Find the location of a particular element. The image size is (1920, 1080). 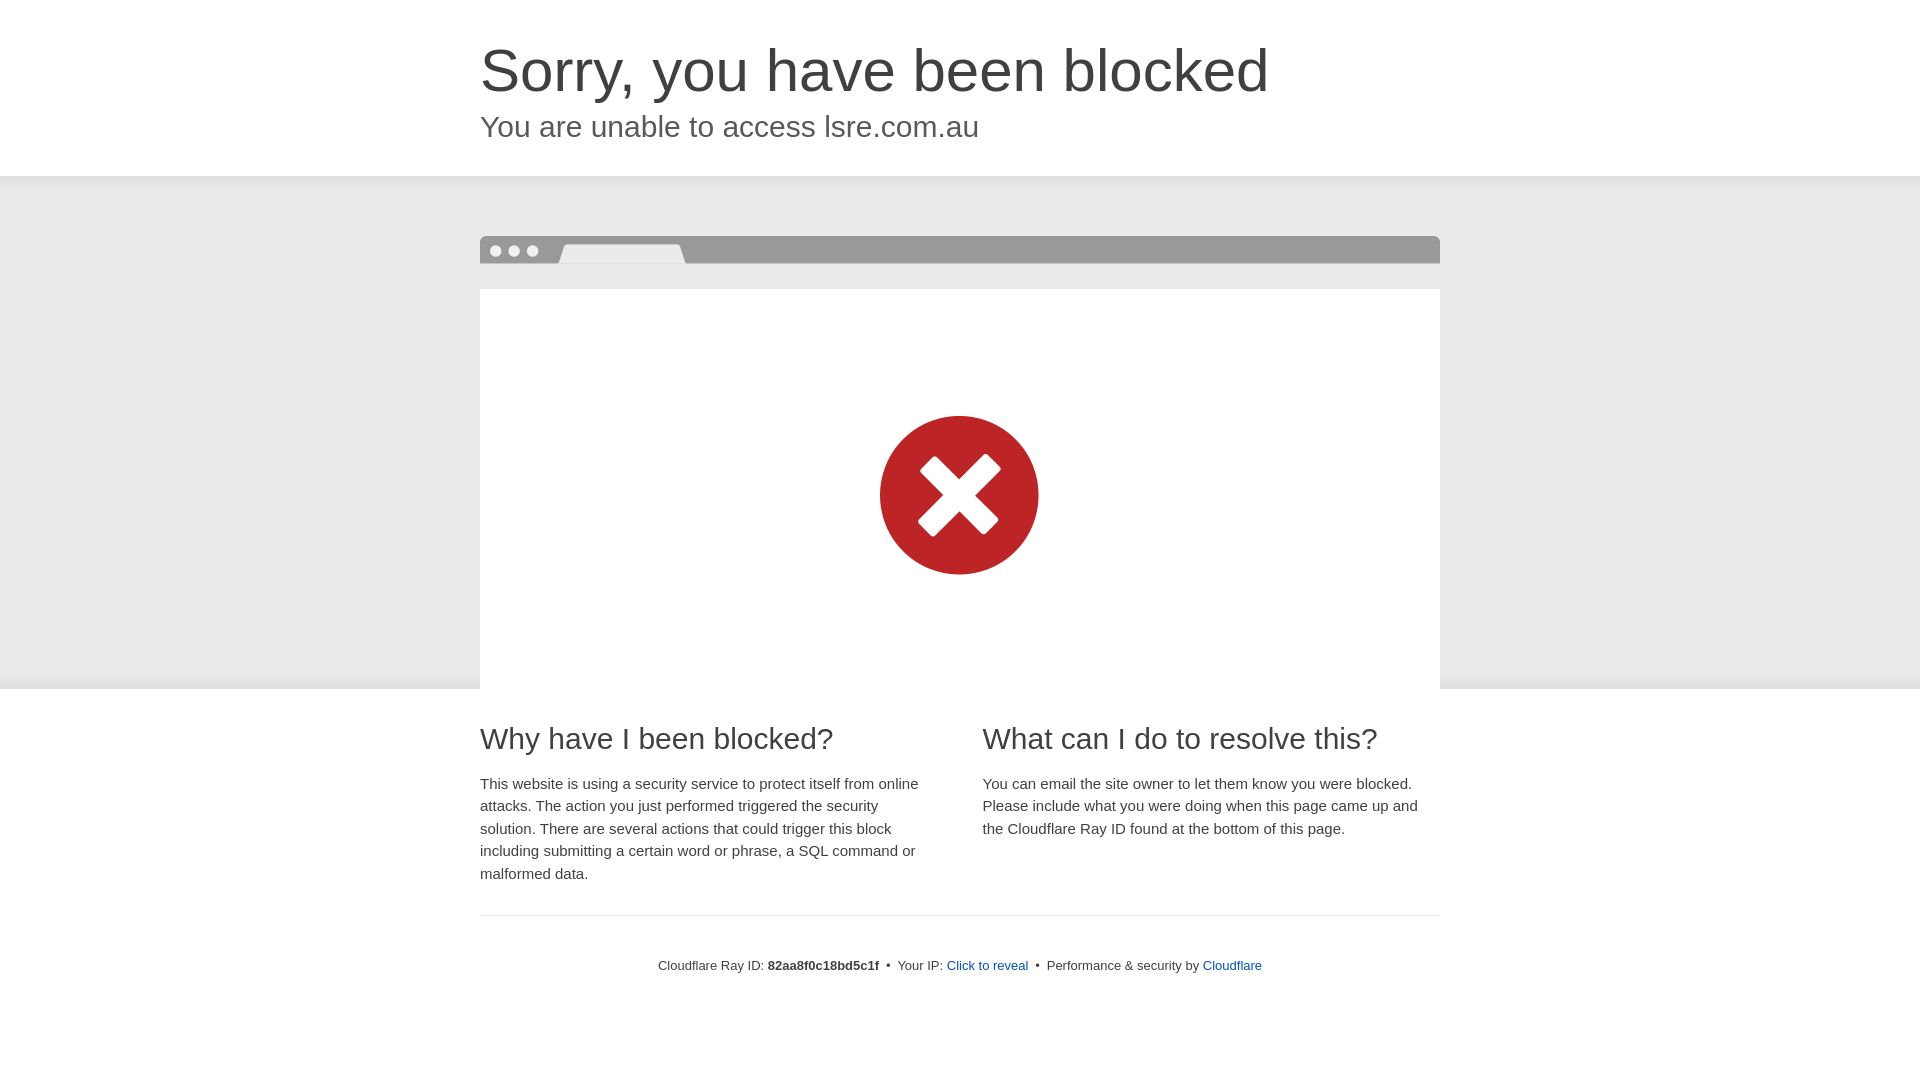

'Click to reveal' is located at coordinates (945, 964).